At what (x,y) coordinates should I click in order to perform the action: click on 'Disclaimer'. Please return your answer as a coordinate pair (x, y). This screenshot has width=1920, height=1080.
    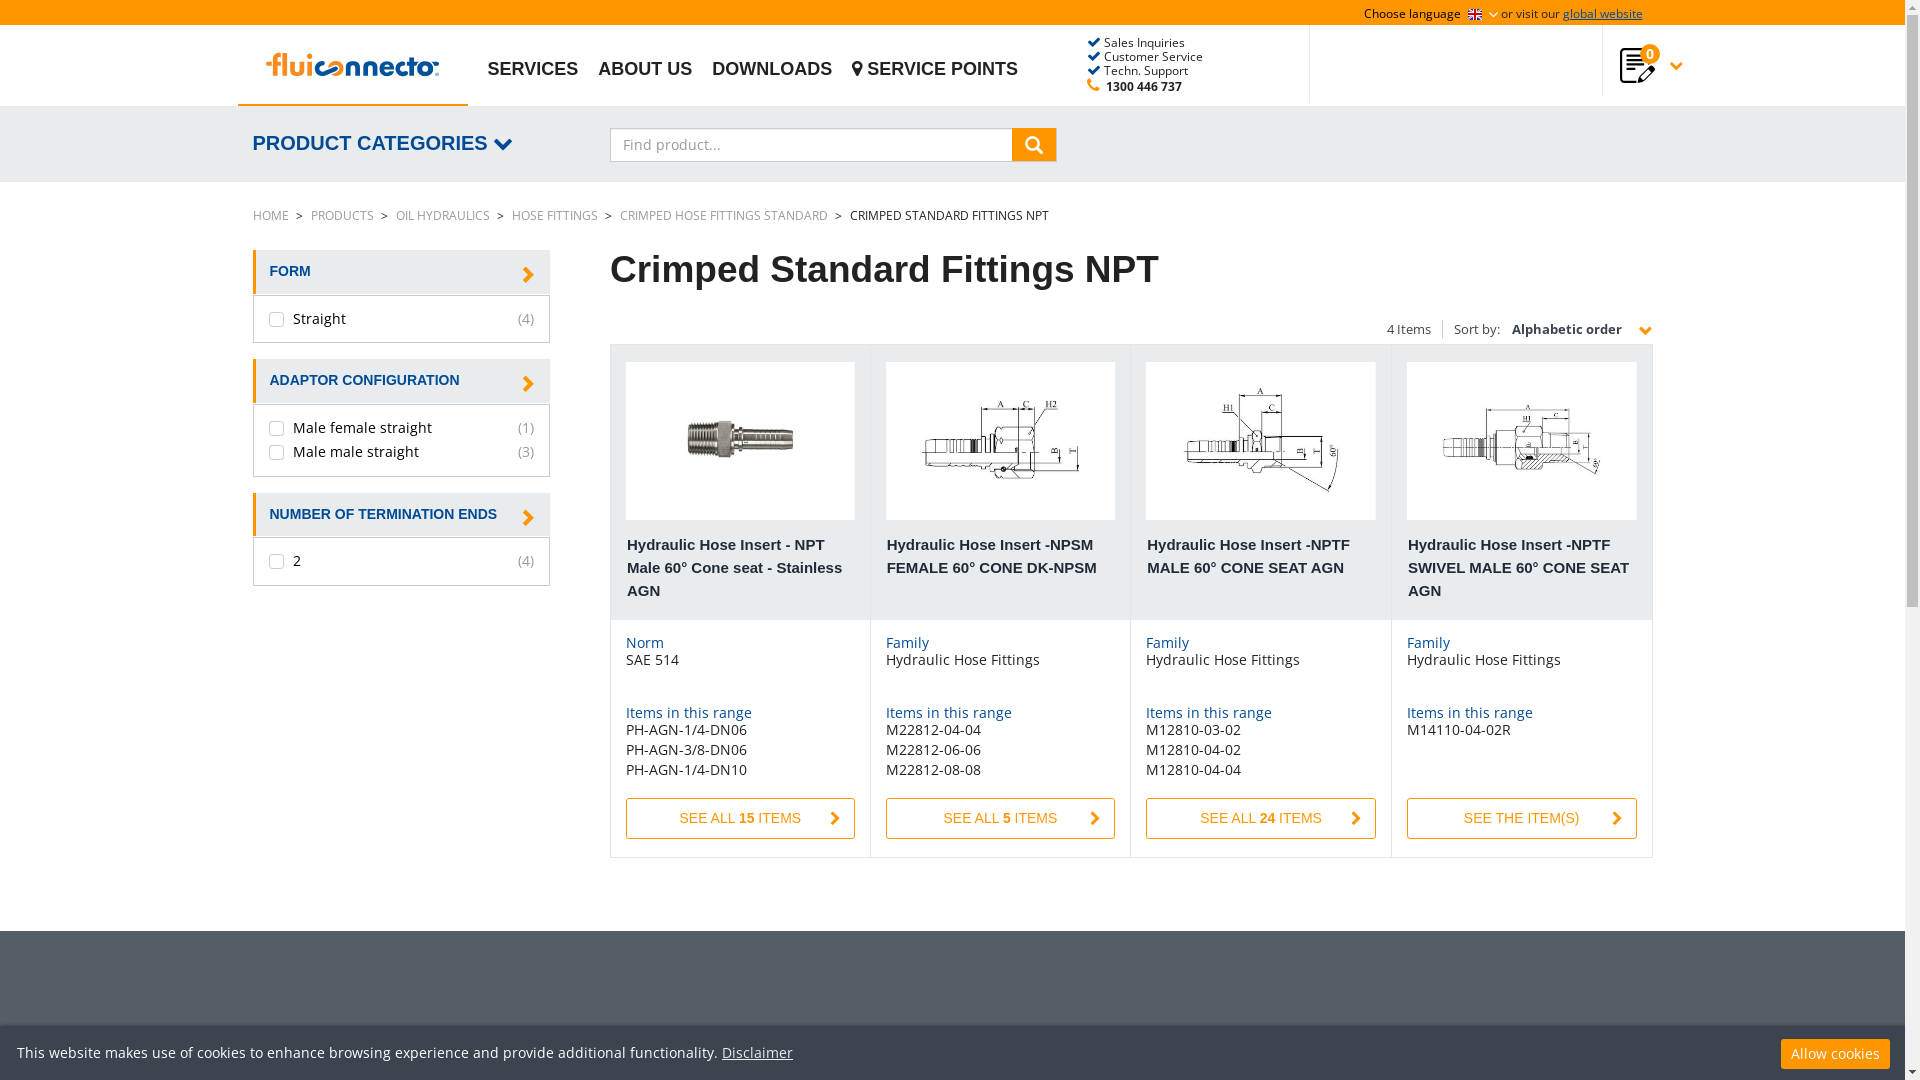
    Looking at the image, I should click on (756, 1051).